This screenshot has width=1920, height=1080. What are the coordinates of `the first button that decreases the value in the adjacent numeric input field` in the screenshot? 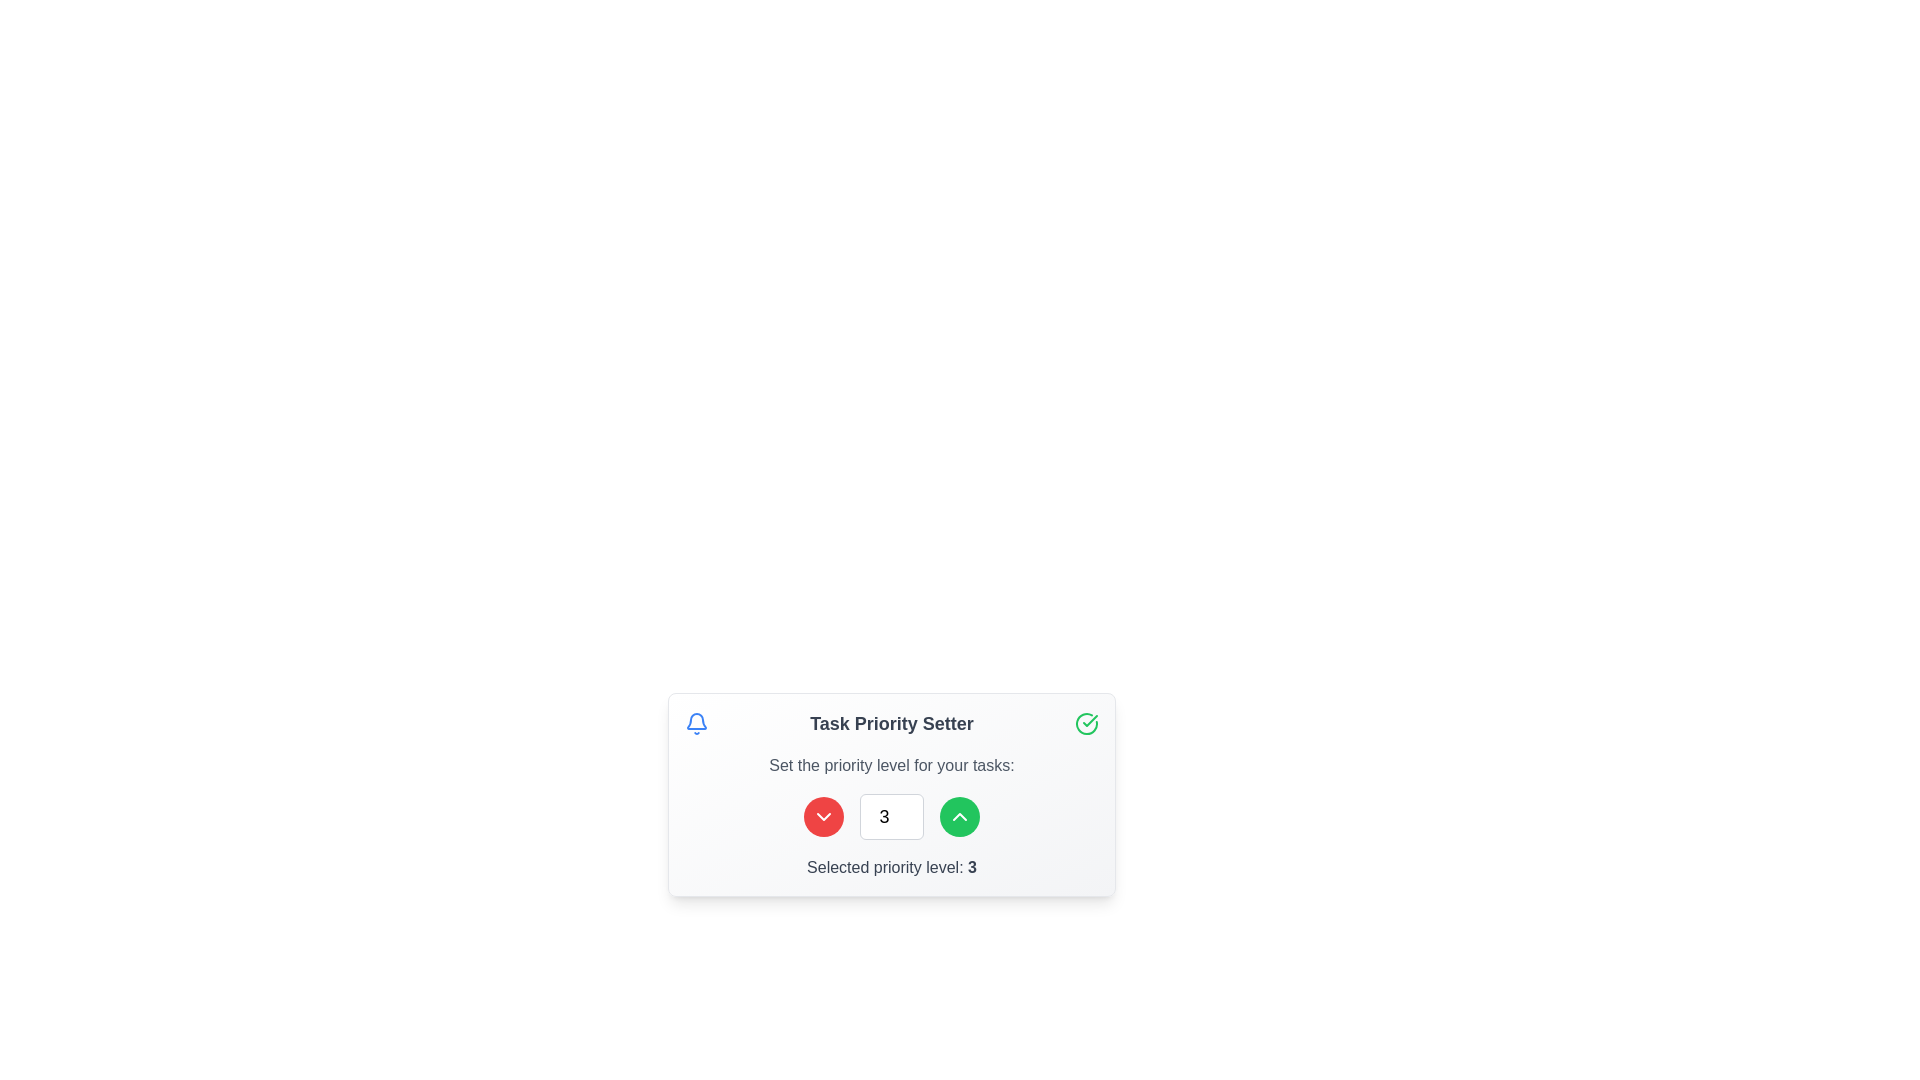 It's located at (824, 817).